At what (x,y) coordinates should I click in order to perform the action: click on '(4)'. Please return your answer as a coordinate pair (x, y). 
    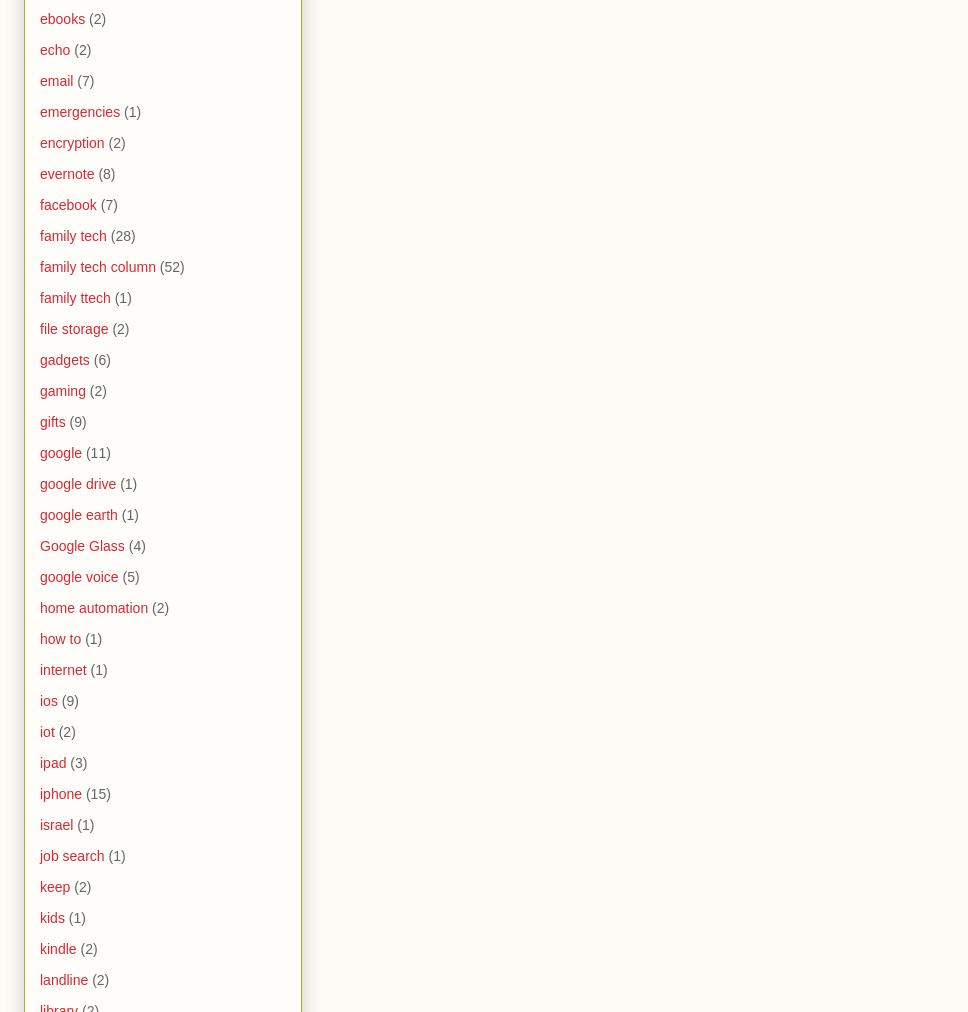
    Looking at the image, I should click on (135, 544).